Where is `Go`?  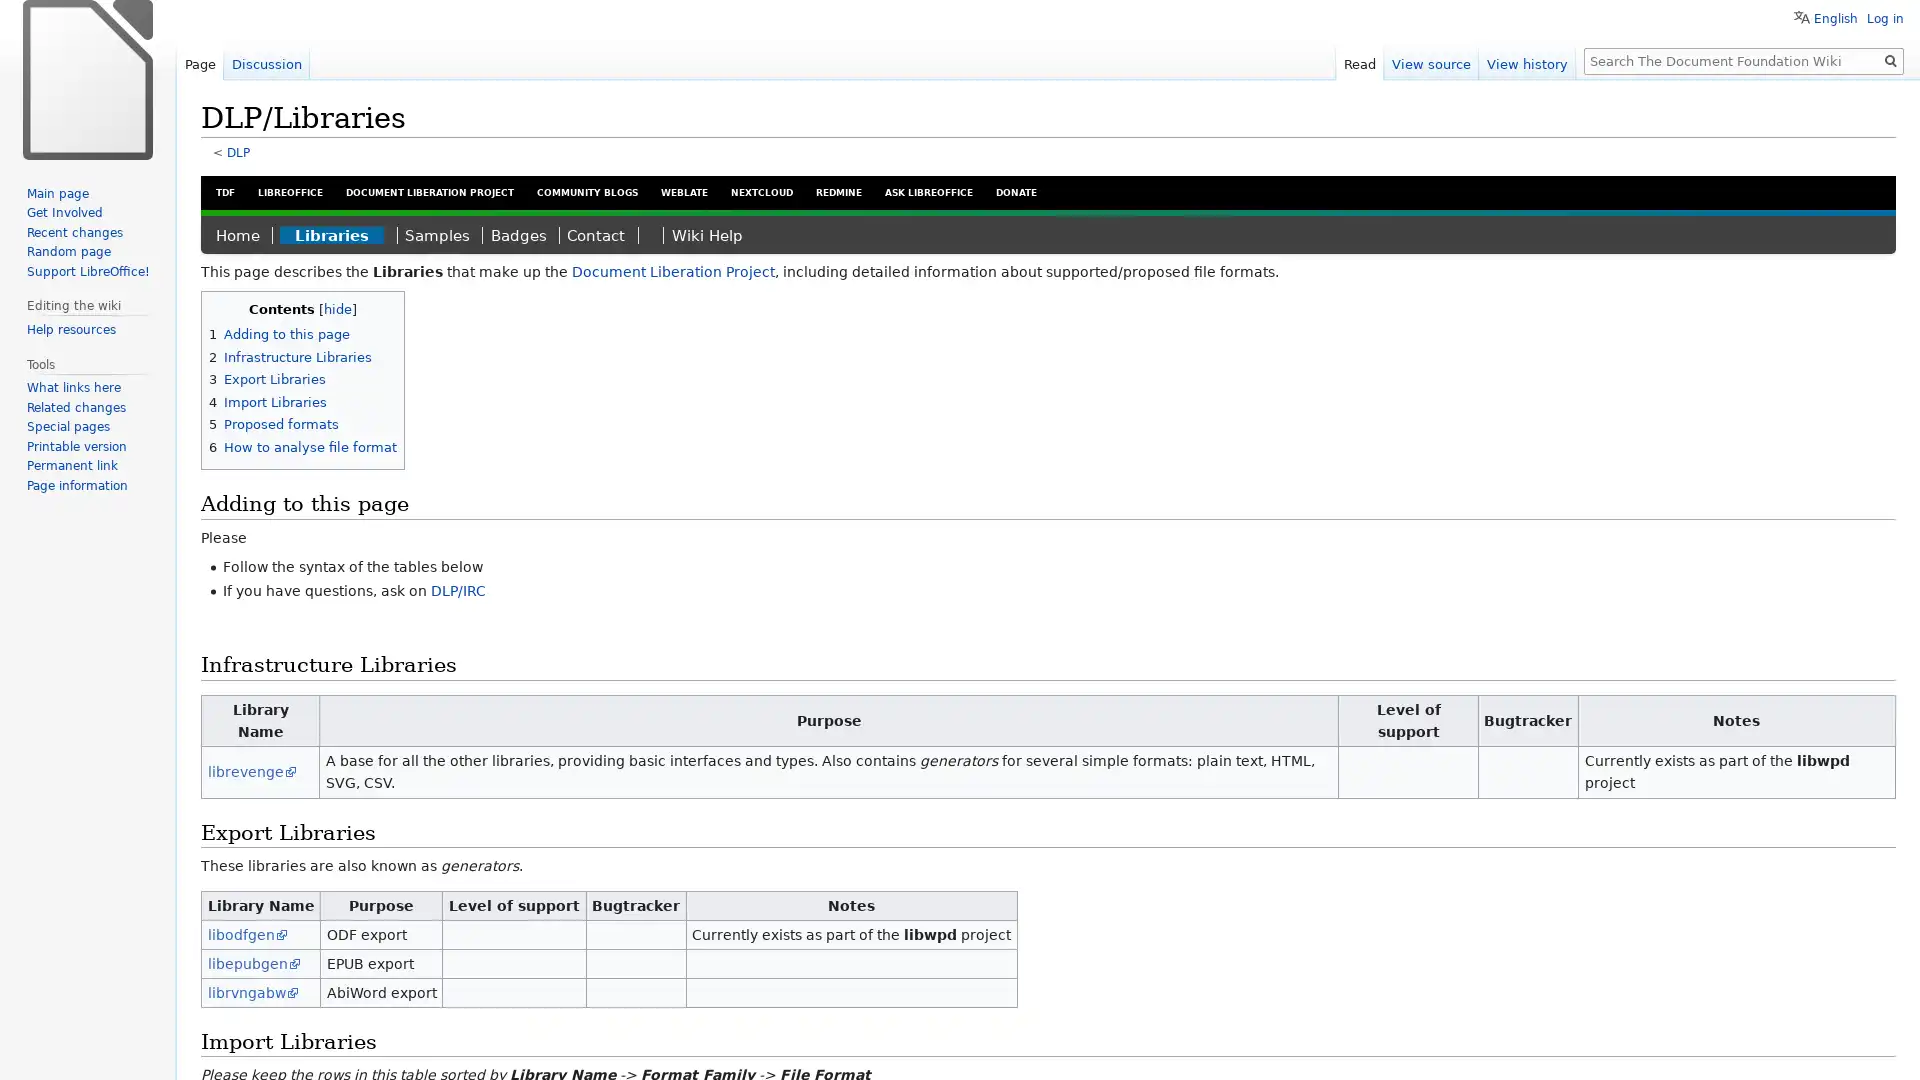 Go is located at coordinates (1890, 60).